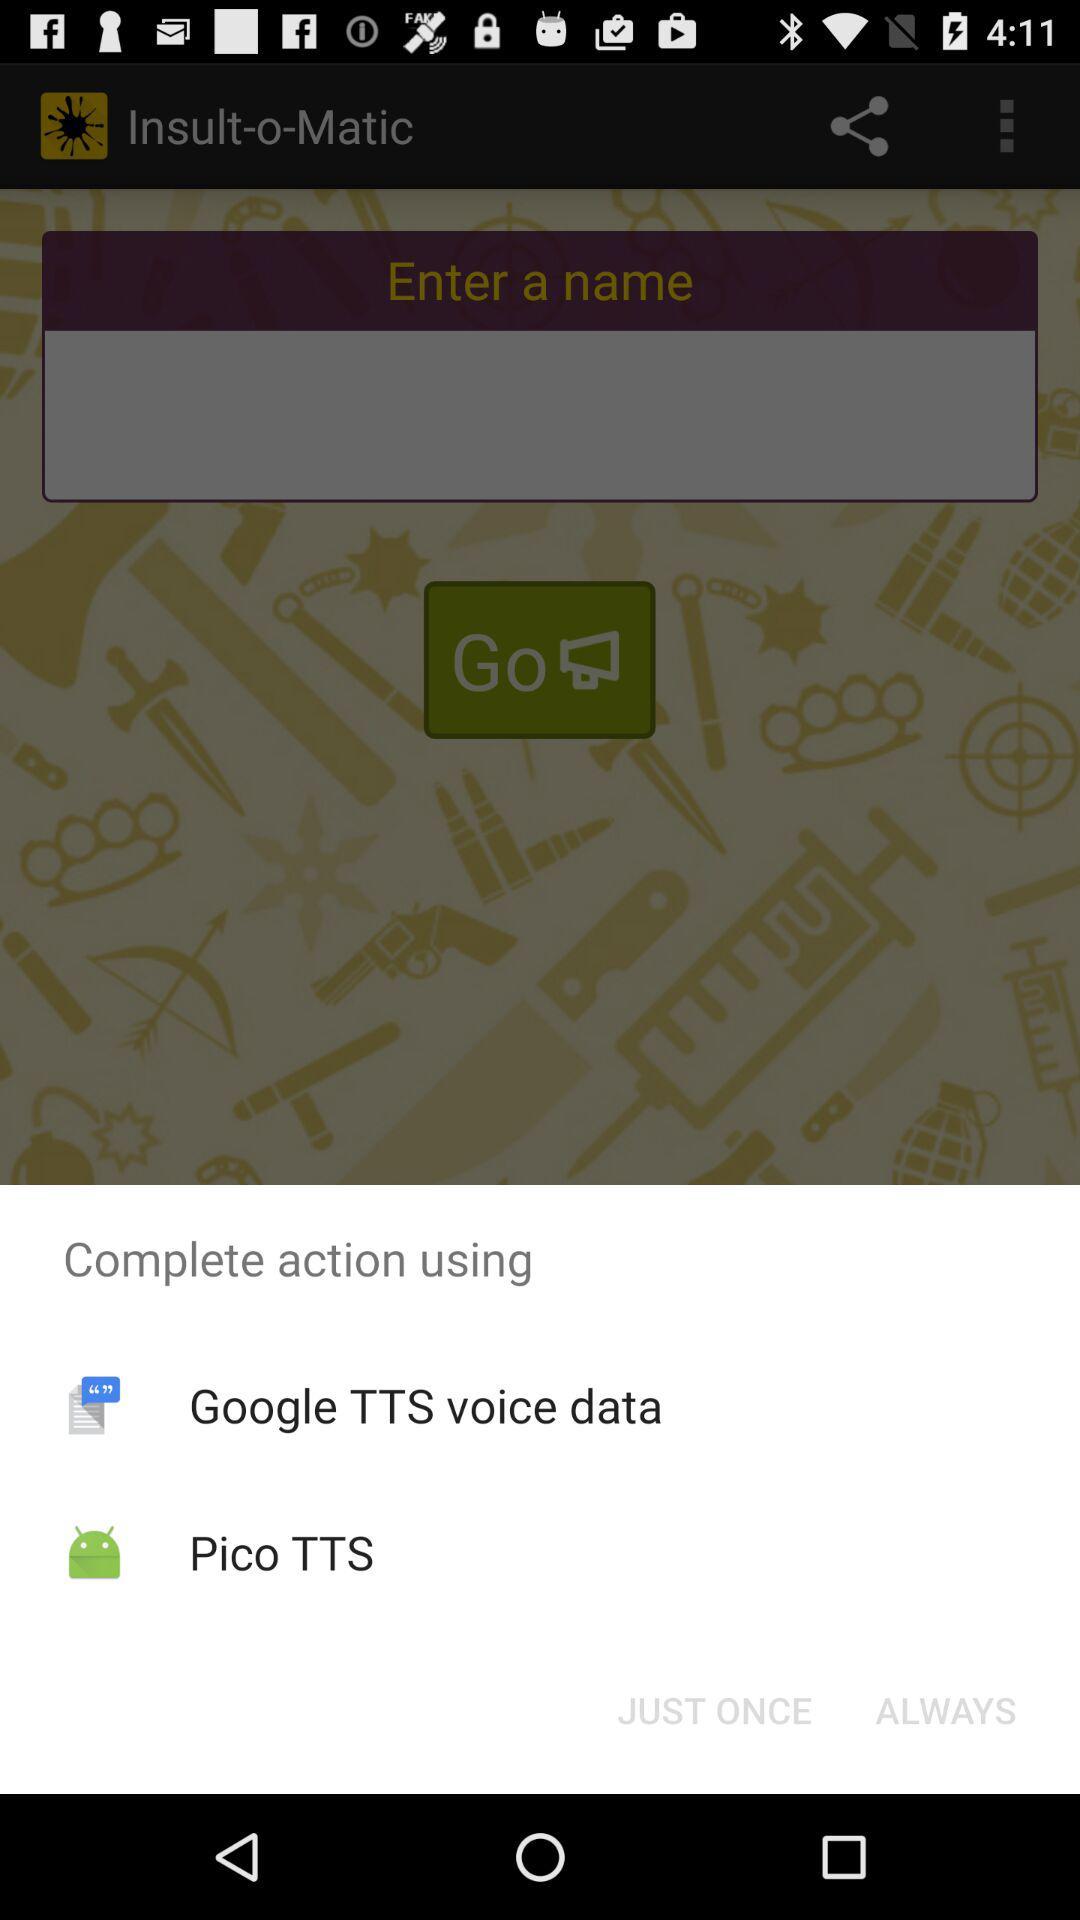 The image size is (1080, 1920). I want to click on button next to the always, so click(713, 1708).